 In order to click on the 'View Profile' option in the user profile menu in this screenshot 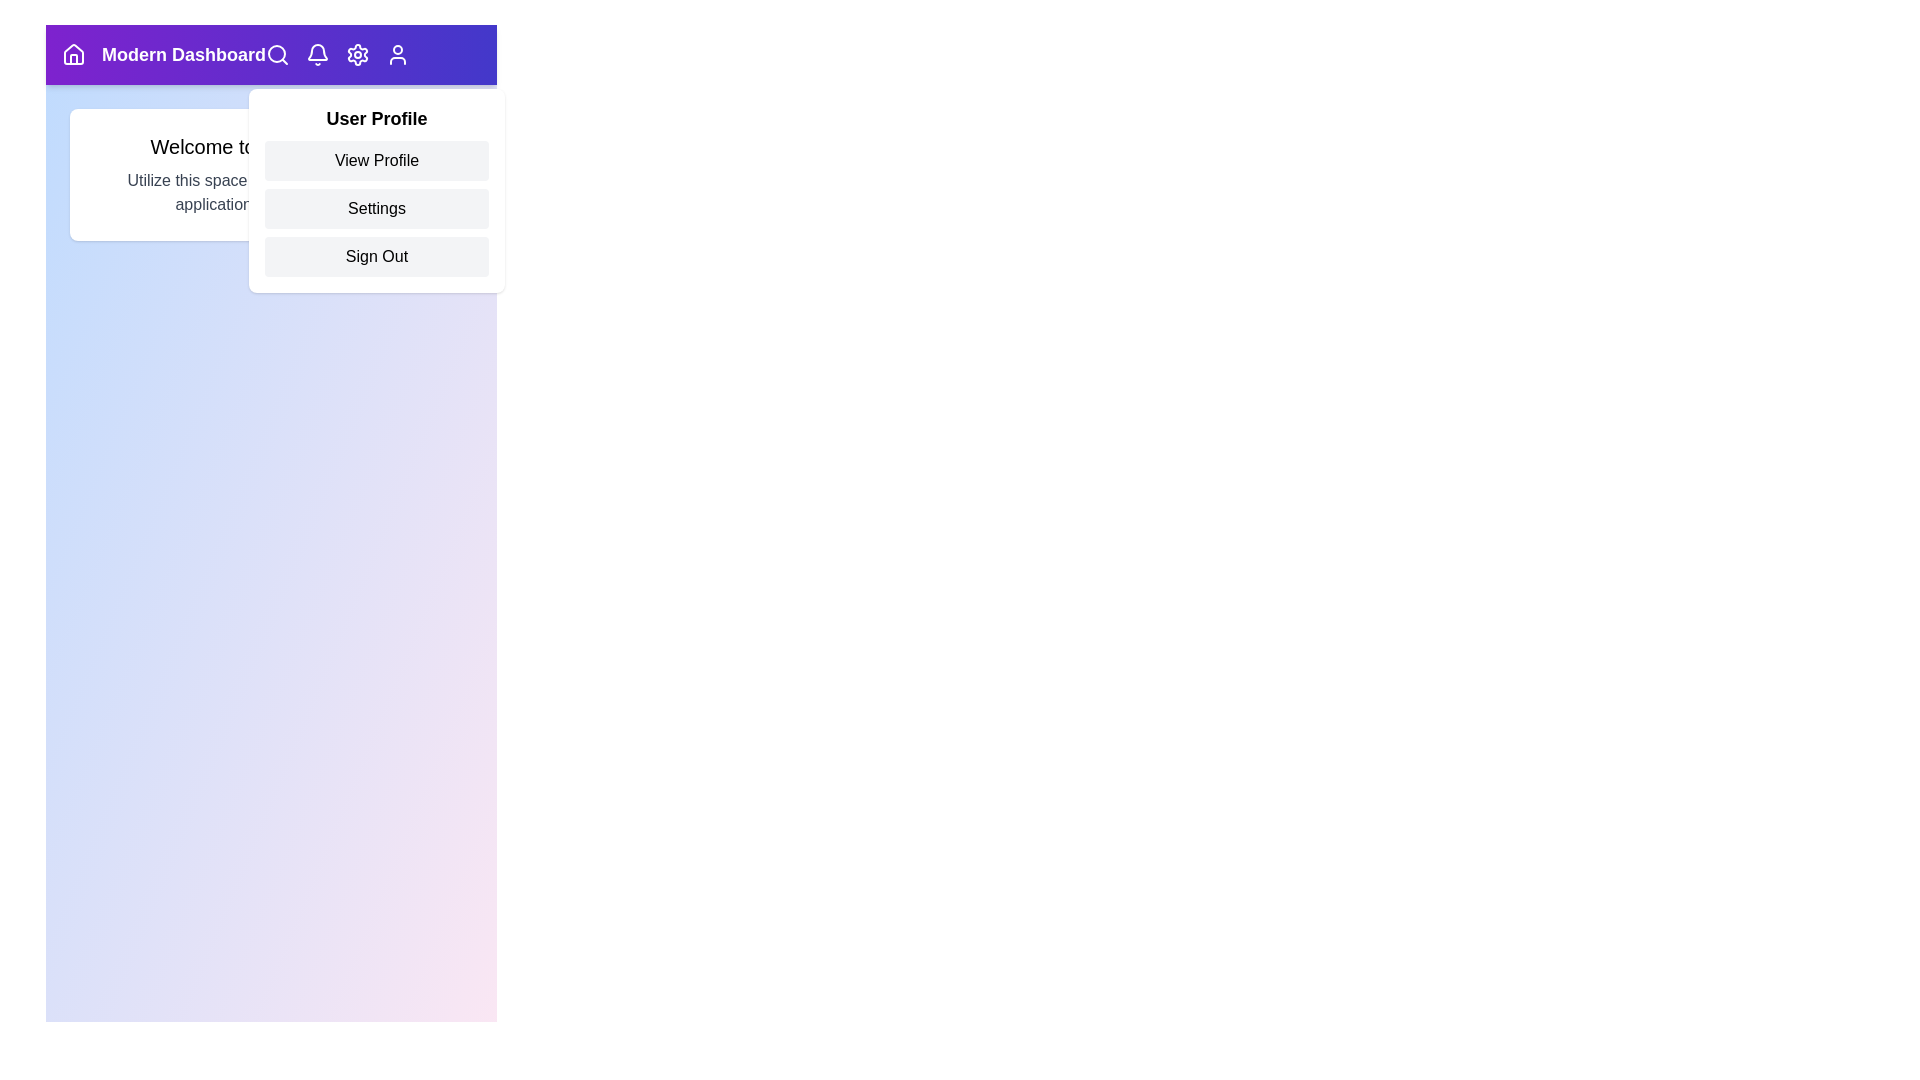, I will do `click(377, 160)`.